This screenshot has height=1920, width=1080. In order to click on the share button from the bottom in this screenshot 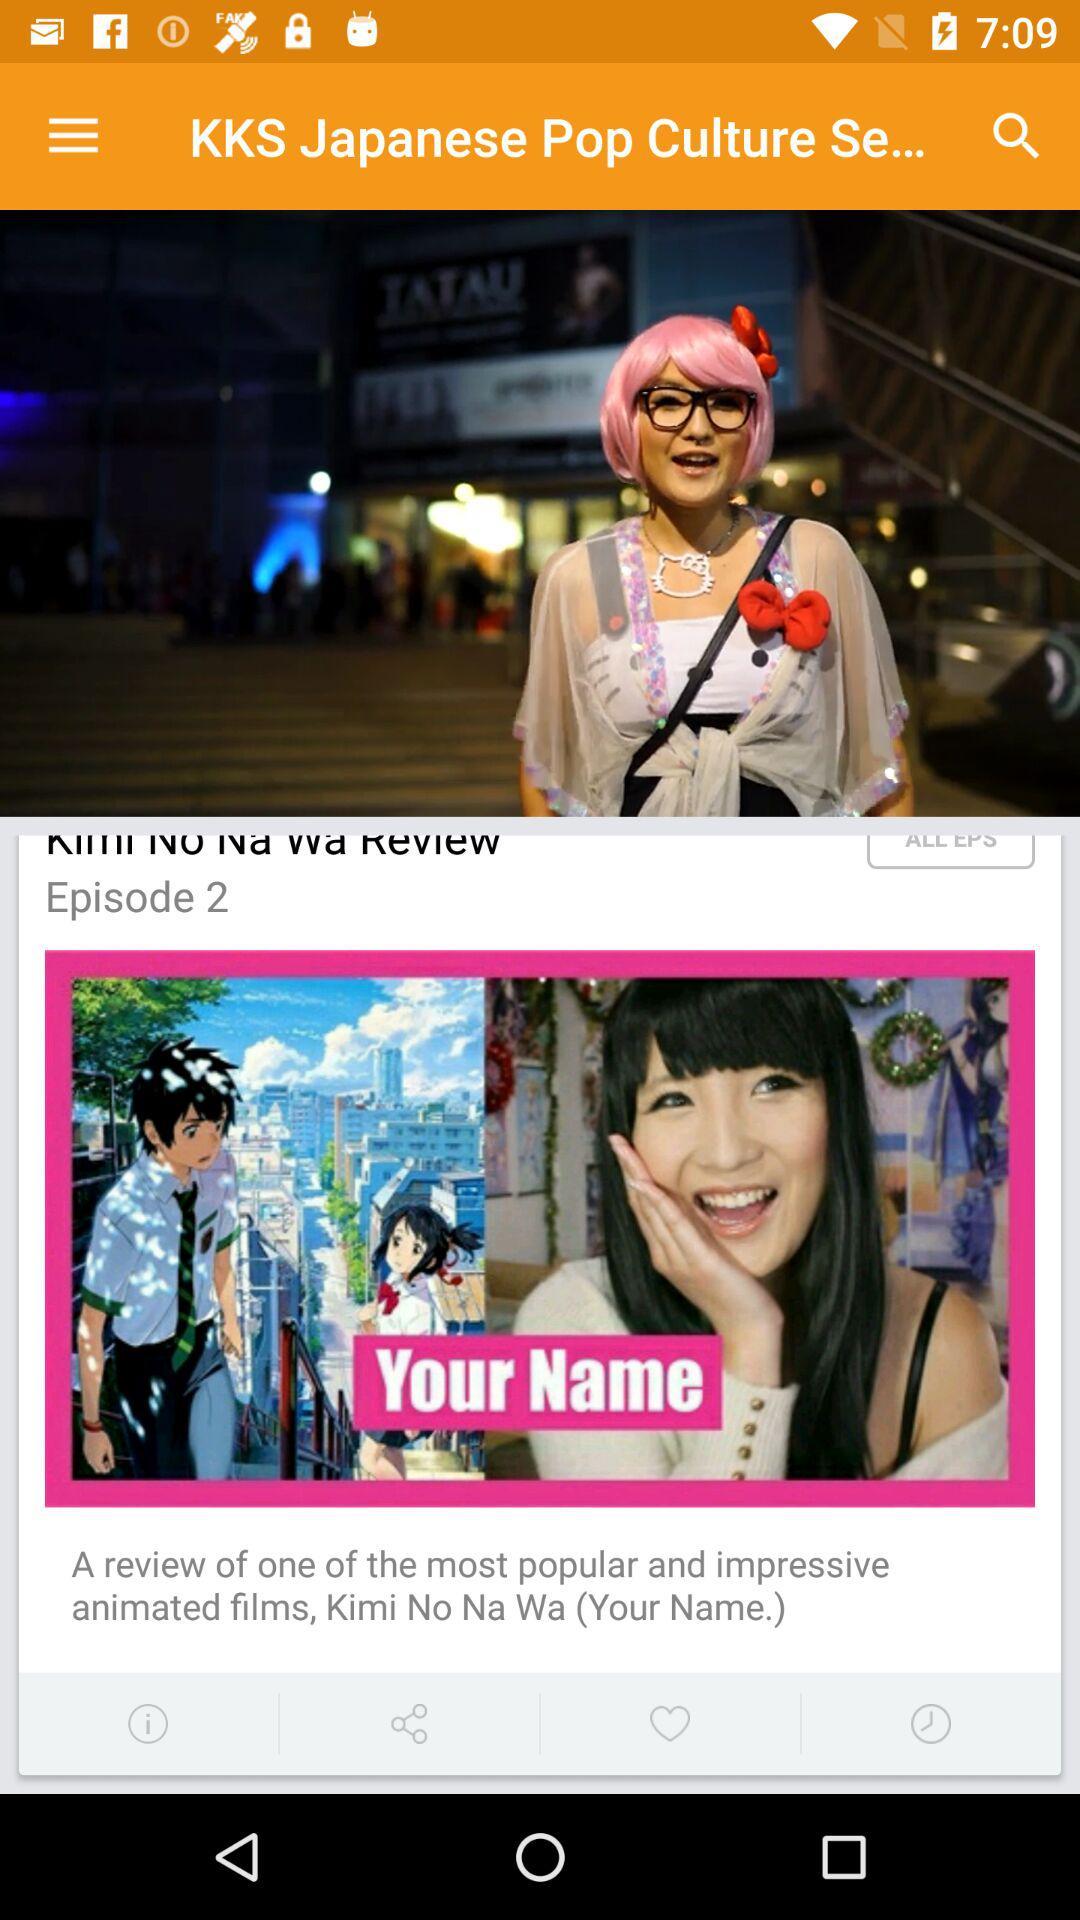, I will do `click(407, 1722)`.